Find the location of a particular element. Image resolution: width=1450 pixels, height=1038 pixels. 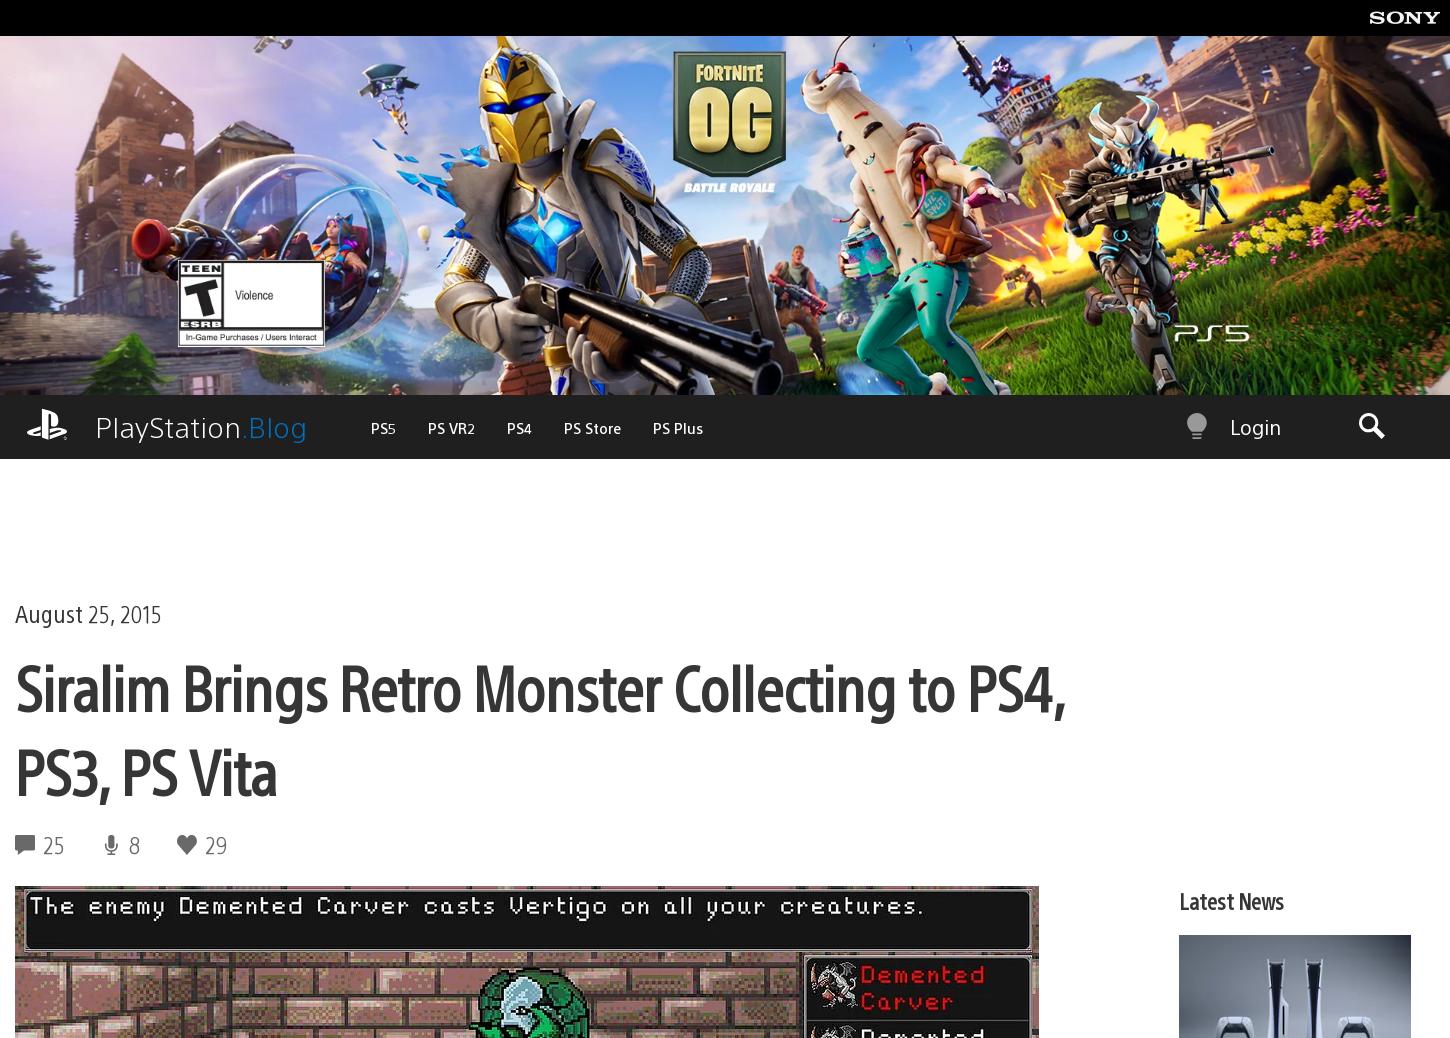

'PS VR2' is located at coordinates (100, 490).